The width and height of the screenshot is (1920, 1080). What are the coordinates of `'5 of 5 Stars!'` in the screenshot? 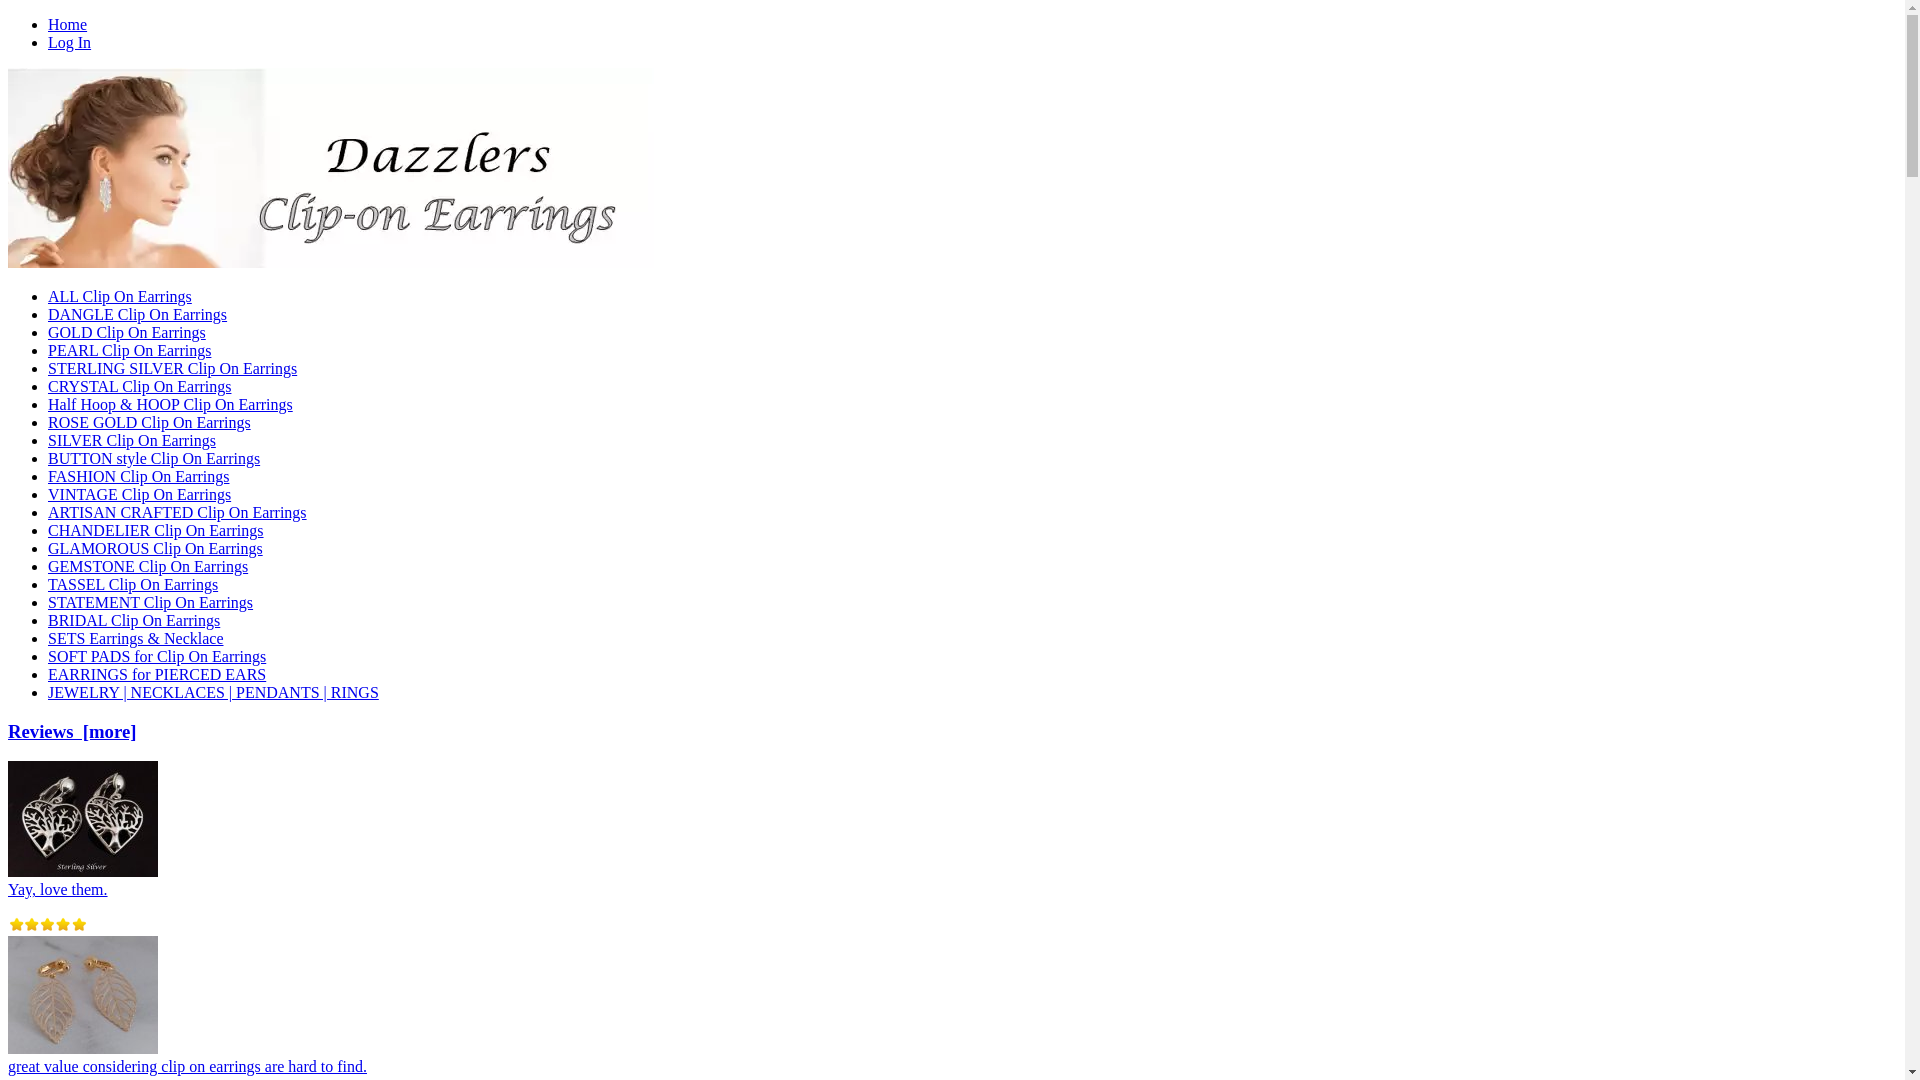 It's located at (8, 924).